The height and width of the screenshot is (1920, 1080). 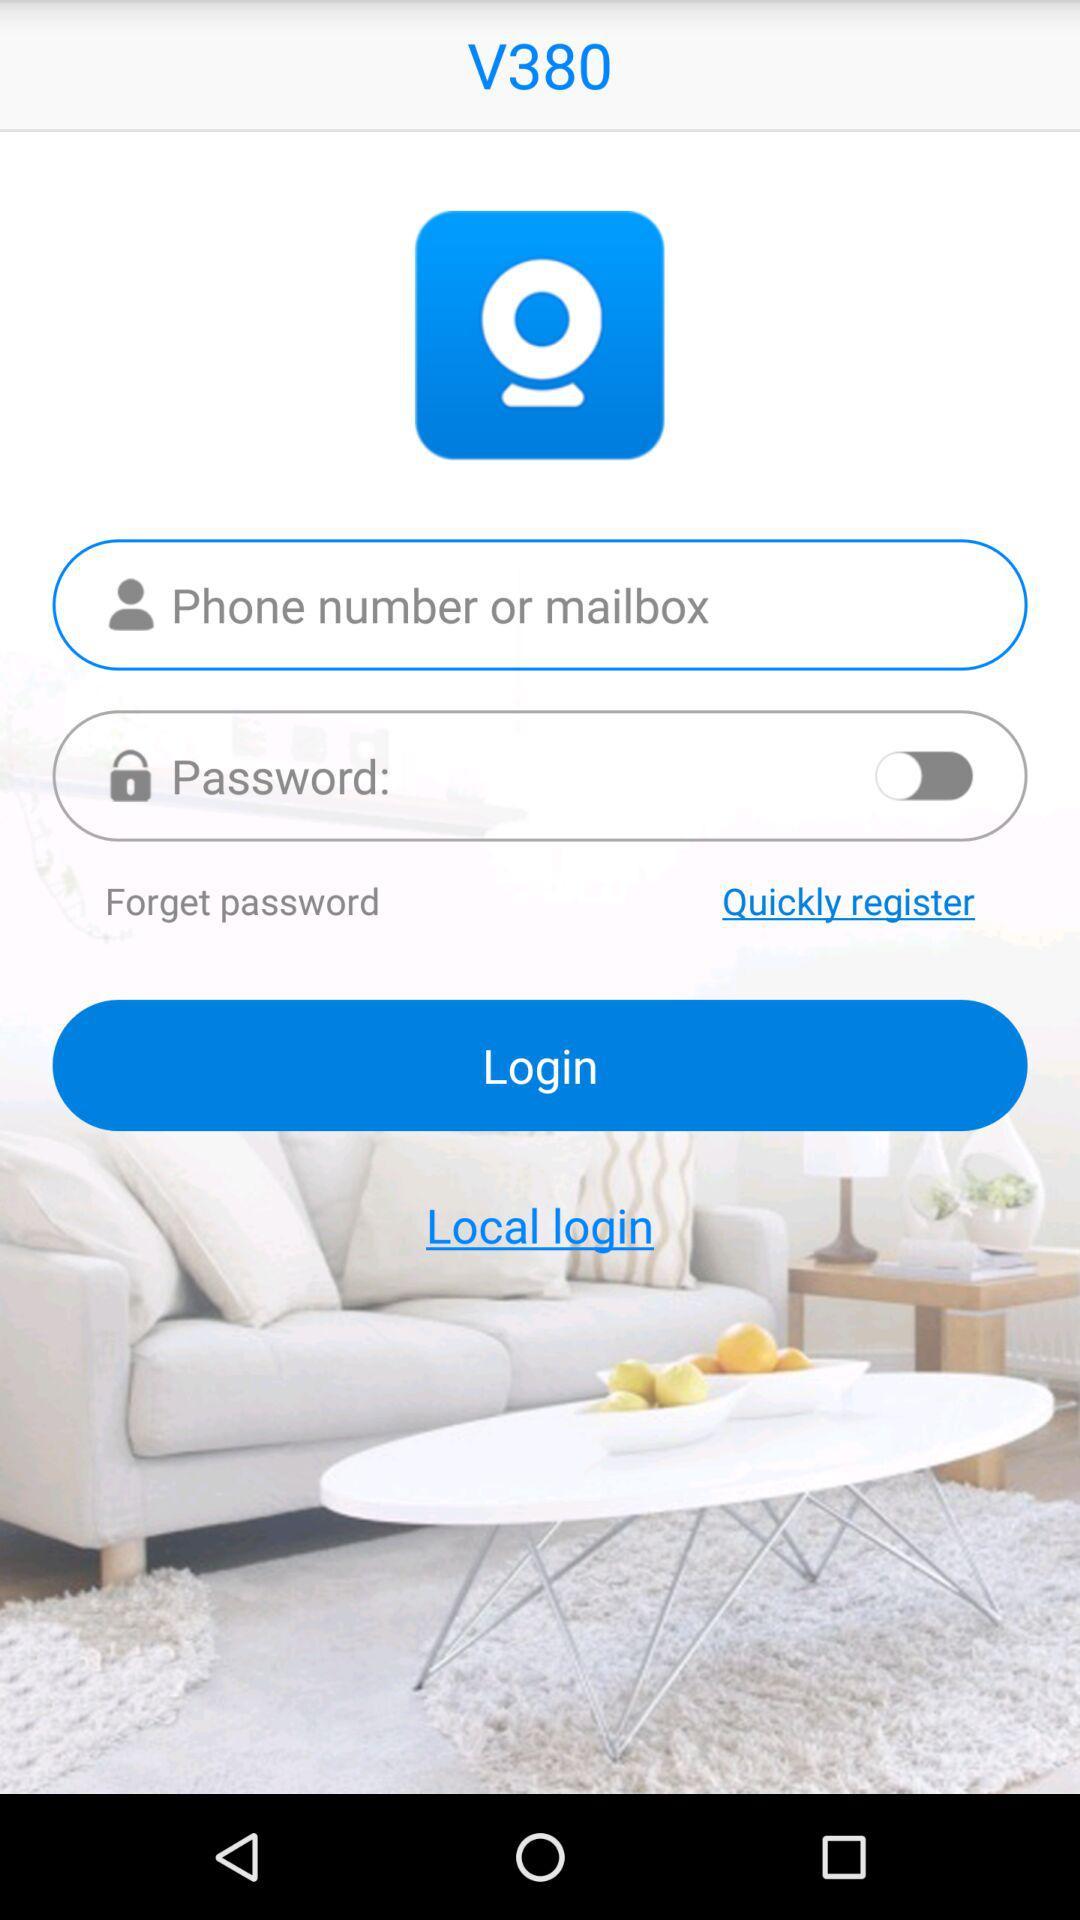 What do you see at coordinates (540, 774) in the screenshot?
I see `password option` at bounding box center [540, 774].